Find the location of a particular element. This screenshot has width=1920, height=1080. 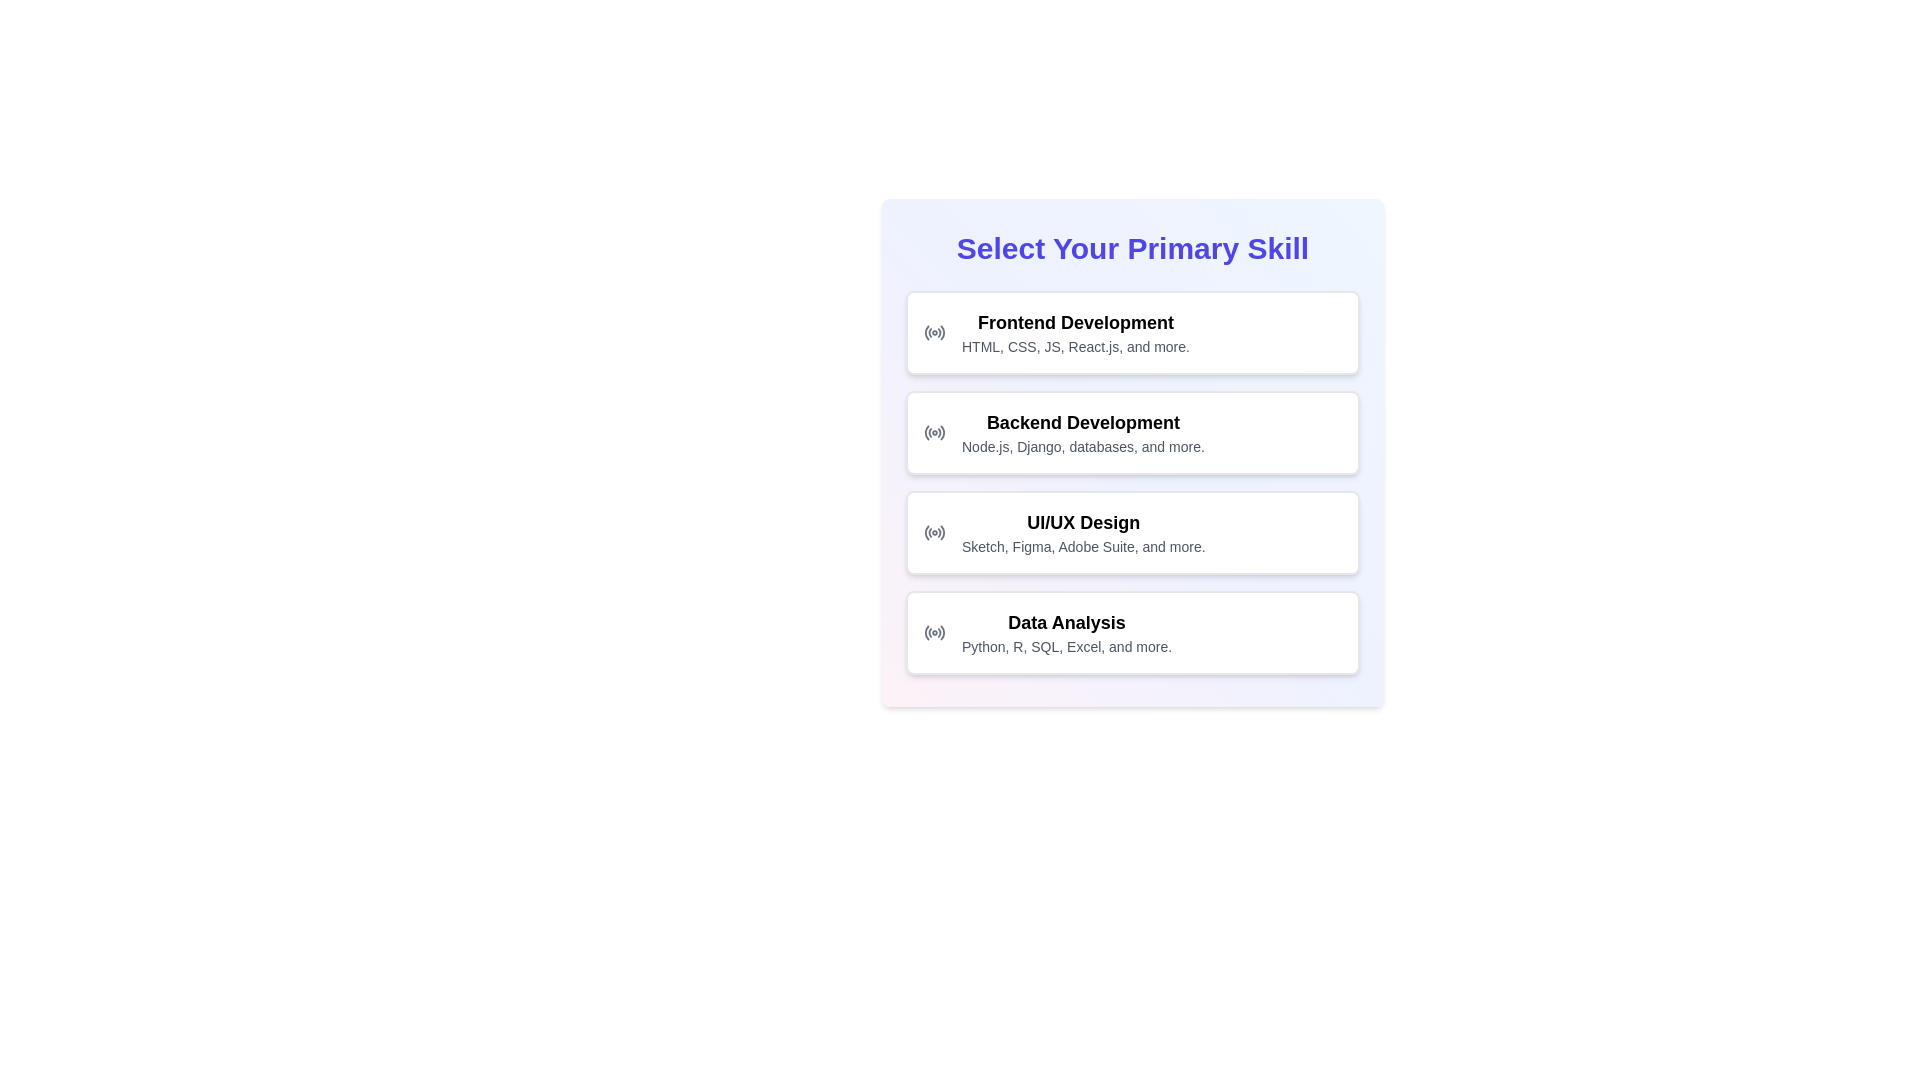

the static visual indicator representing the 'Frontend Development' skill option, which is positioned directly to the left of the corresponding text in the skill selection interface is located at coordinates (934, 331).